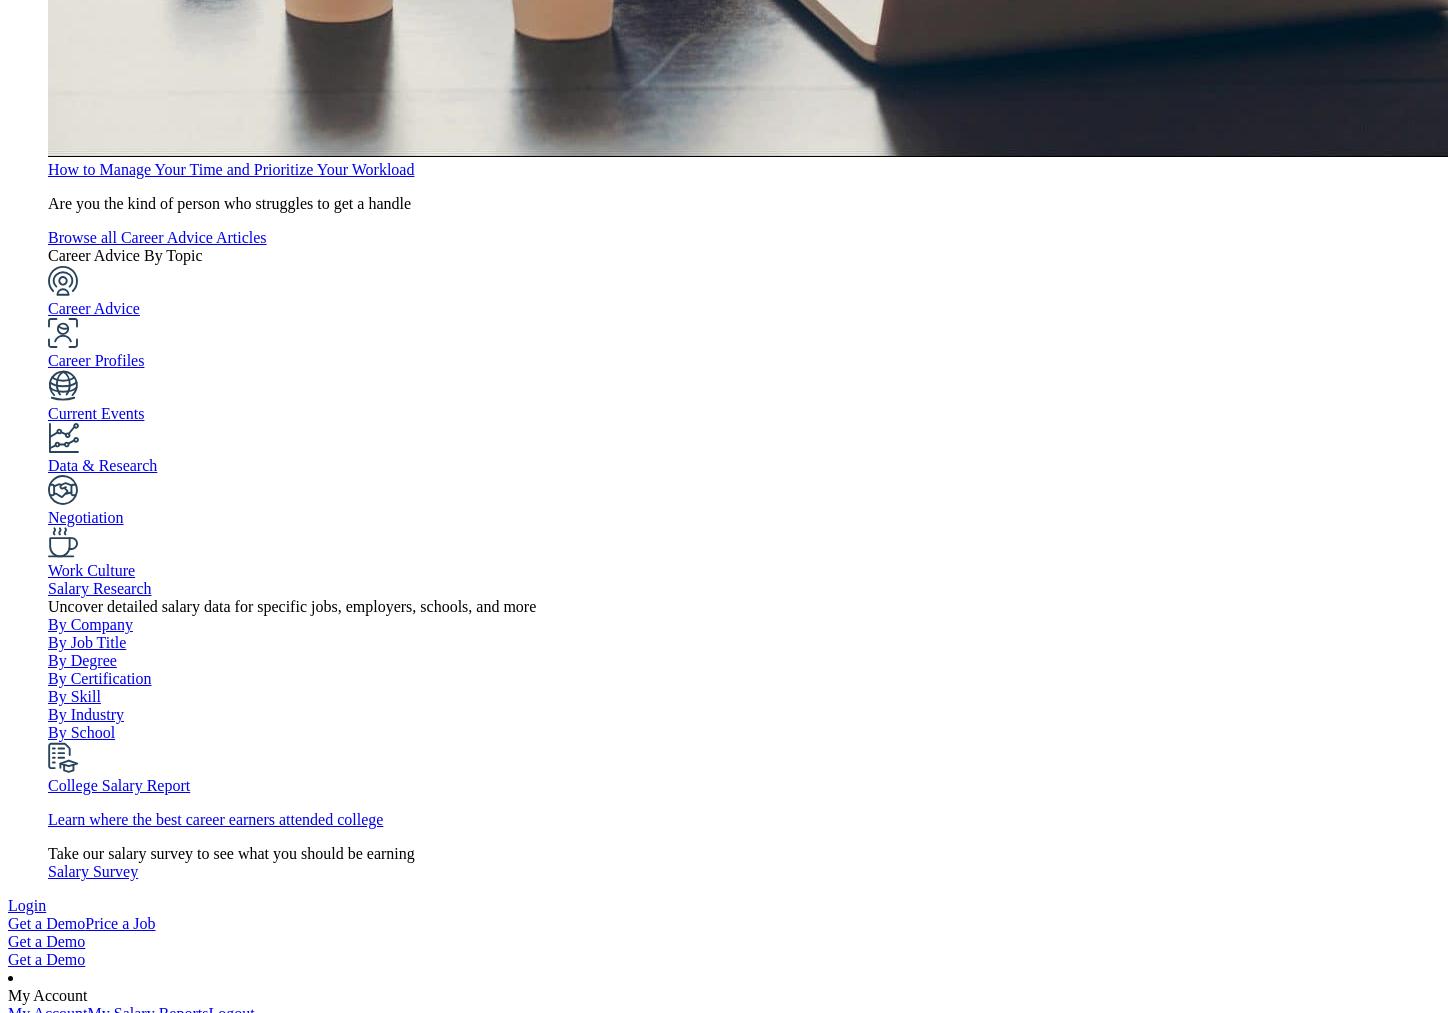  I want to click on 'Career Profiles', so click(95, 360).